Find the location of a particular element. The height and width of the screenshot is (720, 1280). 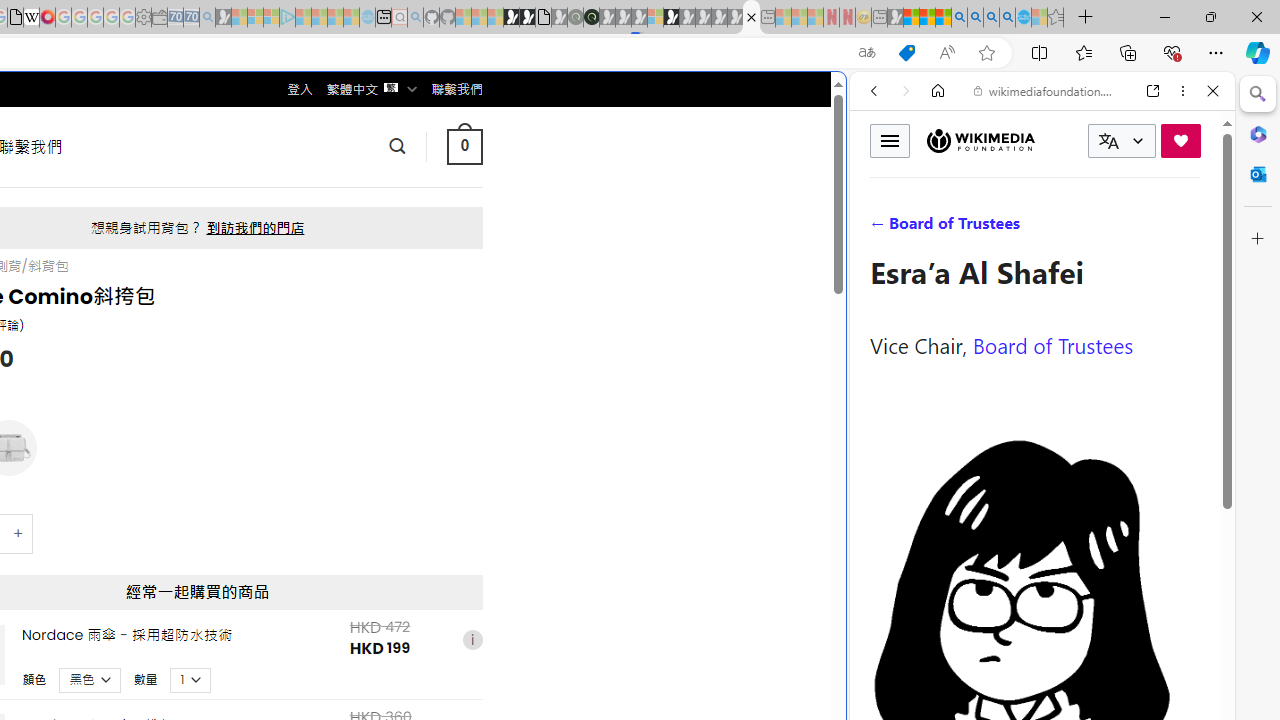

'Donate now' is located at coordinates (1180, 139).